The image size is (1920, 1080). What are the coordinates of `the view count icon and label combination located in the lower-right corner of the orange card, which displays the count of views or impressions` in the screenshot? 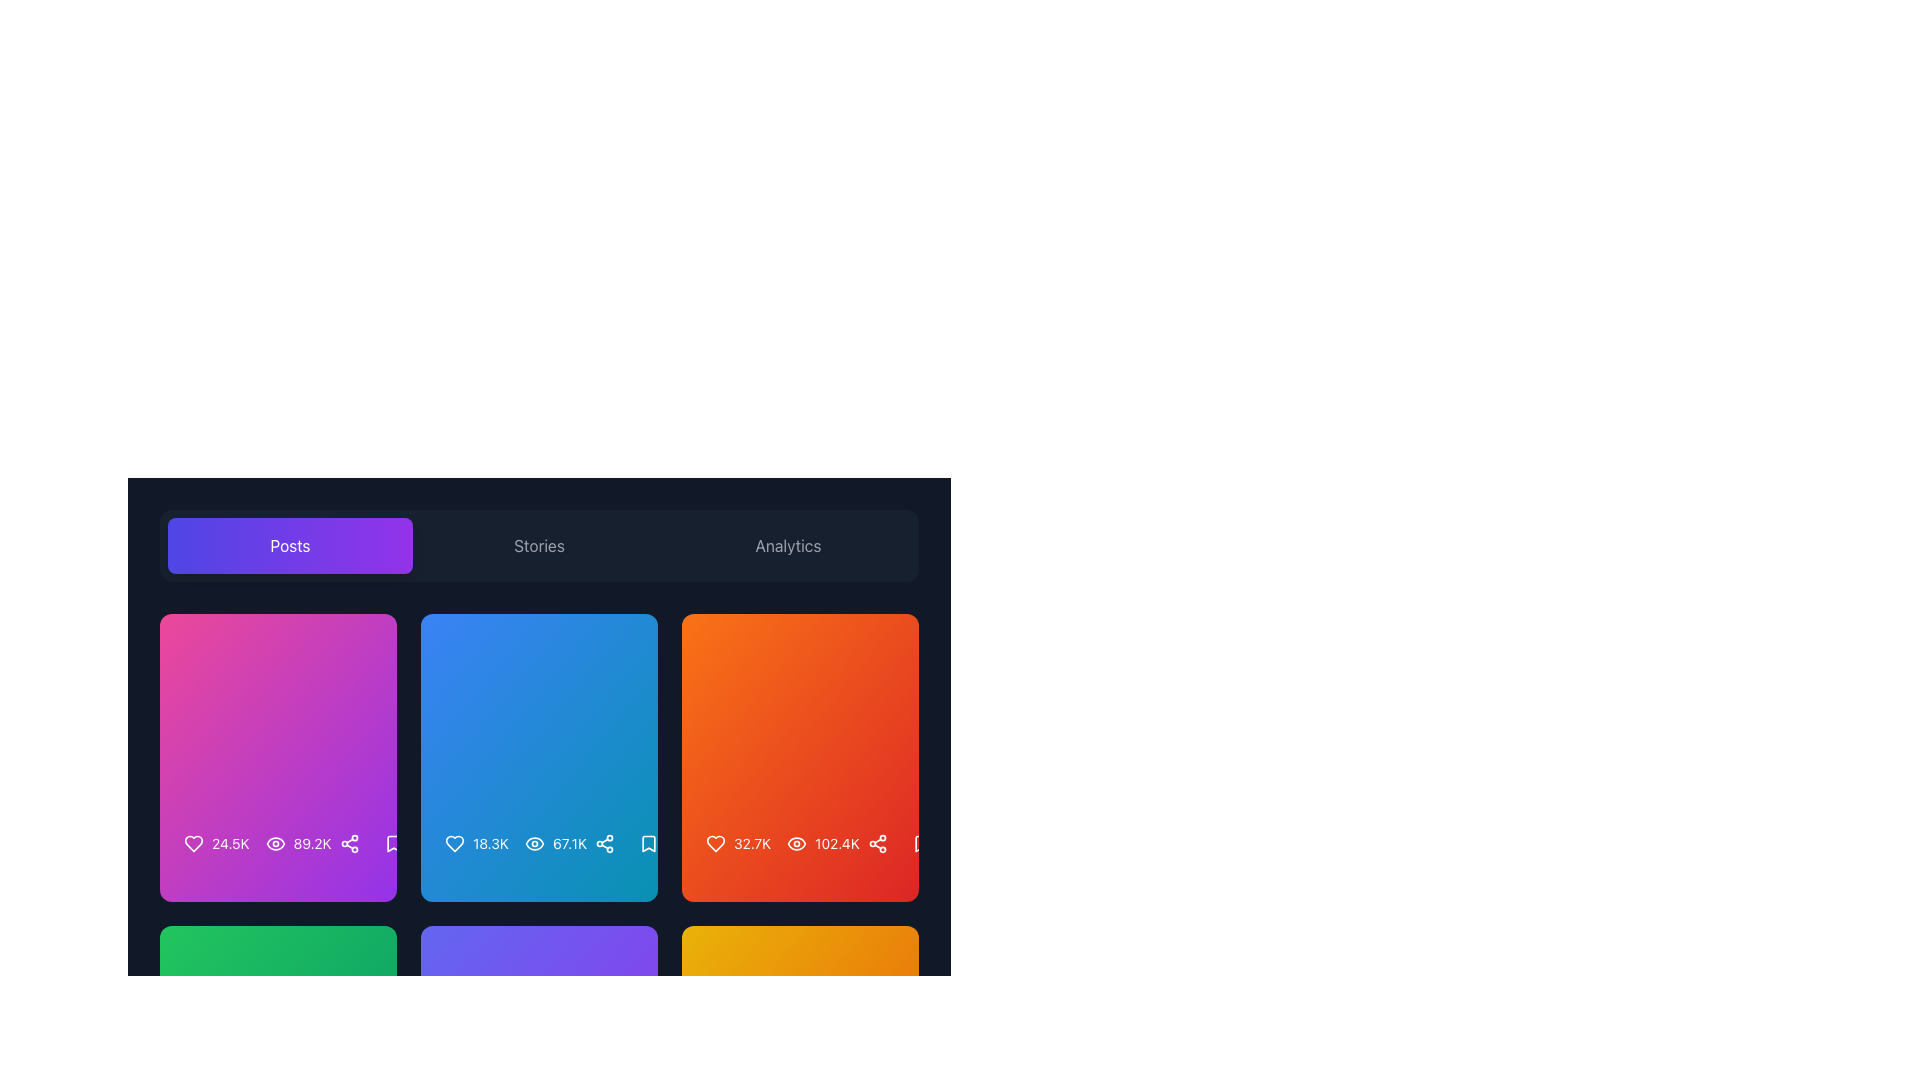 It's located at (823, 844).